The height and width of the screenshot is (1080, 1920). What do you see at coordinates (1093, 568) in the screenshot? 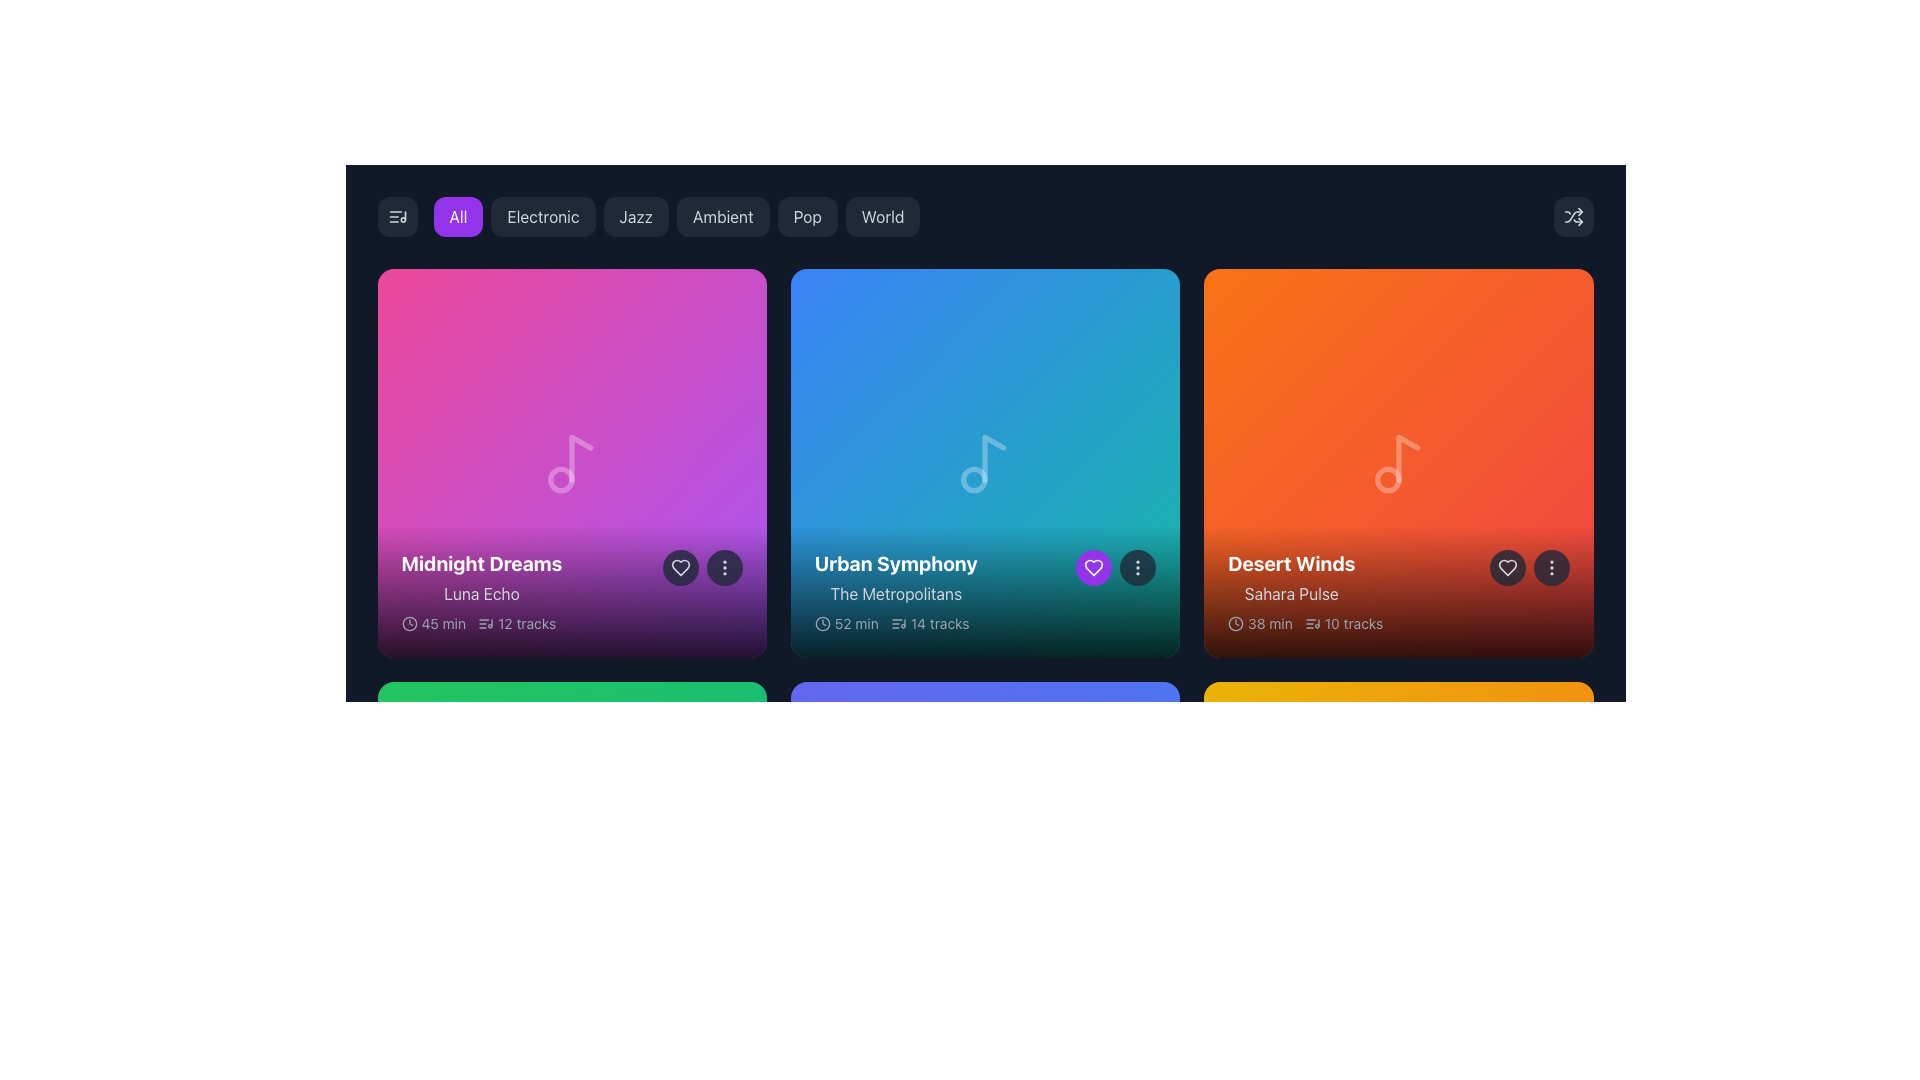
I see `the circular 'like' button with an icon for the 'Urban Symphony' item, located in the bottom-right corner of the card` at bounding box center [1093, 568].